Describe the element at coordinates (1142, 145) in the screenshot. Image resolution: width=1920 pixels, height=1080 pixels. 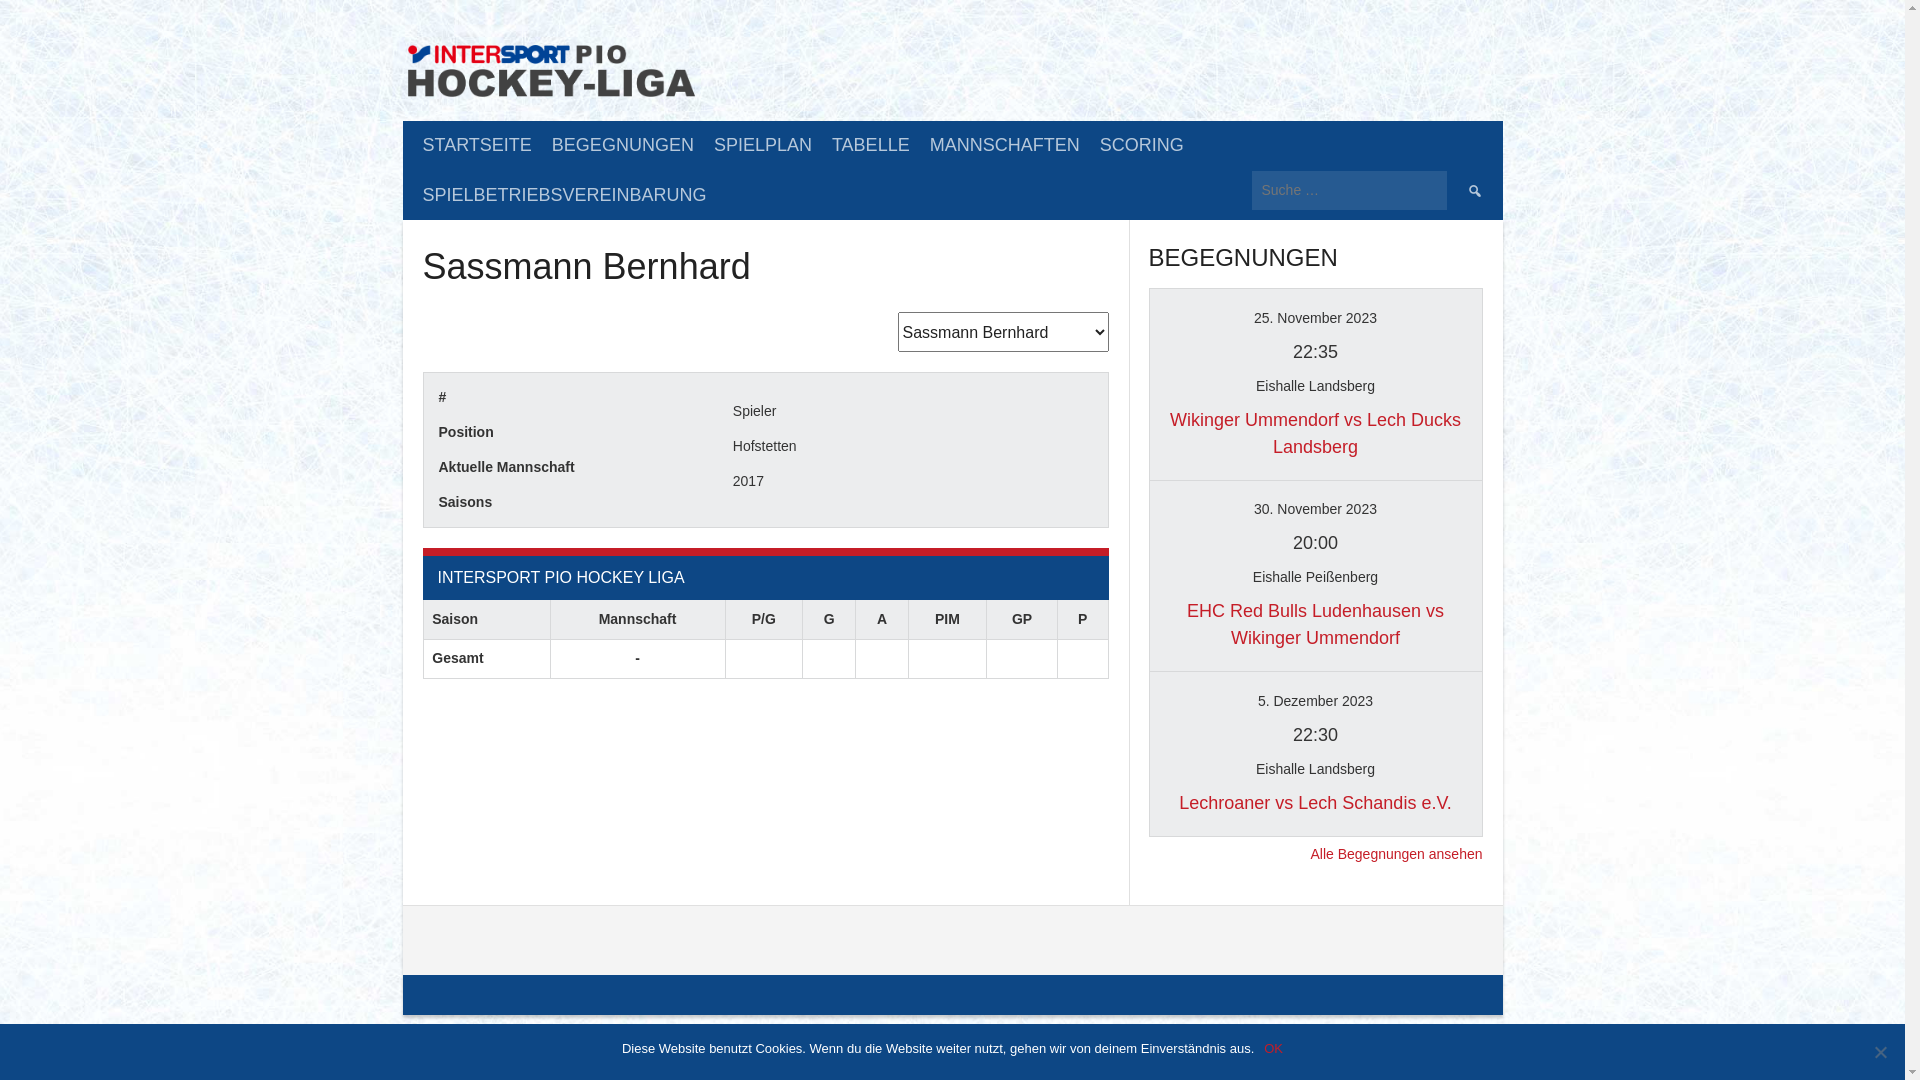
I see `'SCORING'` at that location.